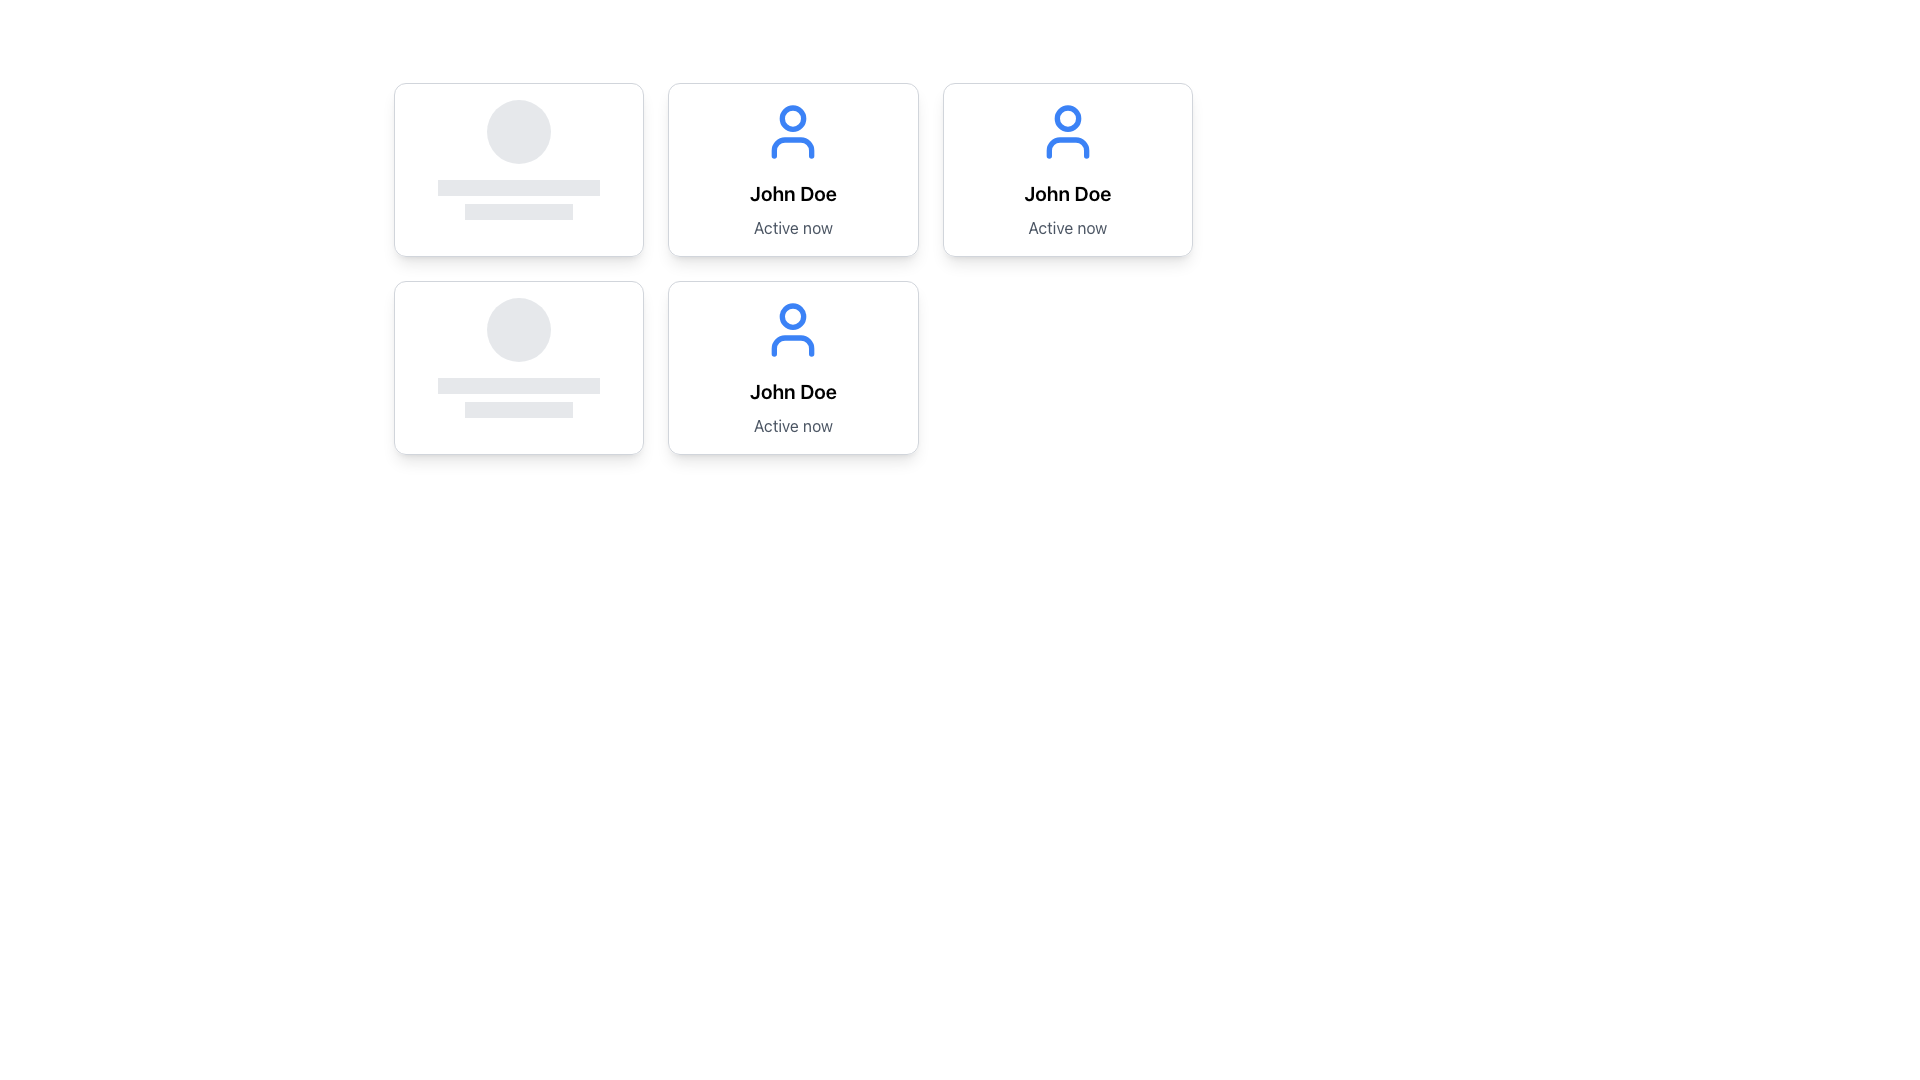 This screenshot has height=1080, width=1920. I want to click on the center card in the second row of the grid layout, which displays the name 'John Doe' and status 'Active now', so click(792, 268).